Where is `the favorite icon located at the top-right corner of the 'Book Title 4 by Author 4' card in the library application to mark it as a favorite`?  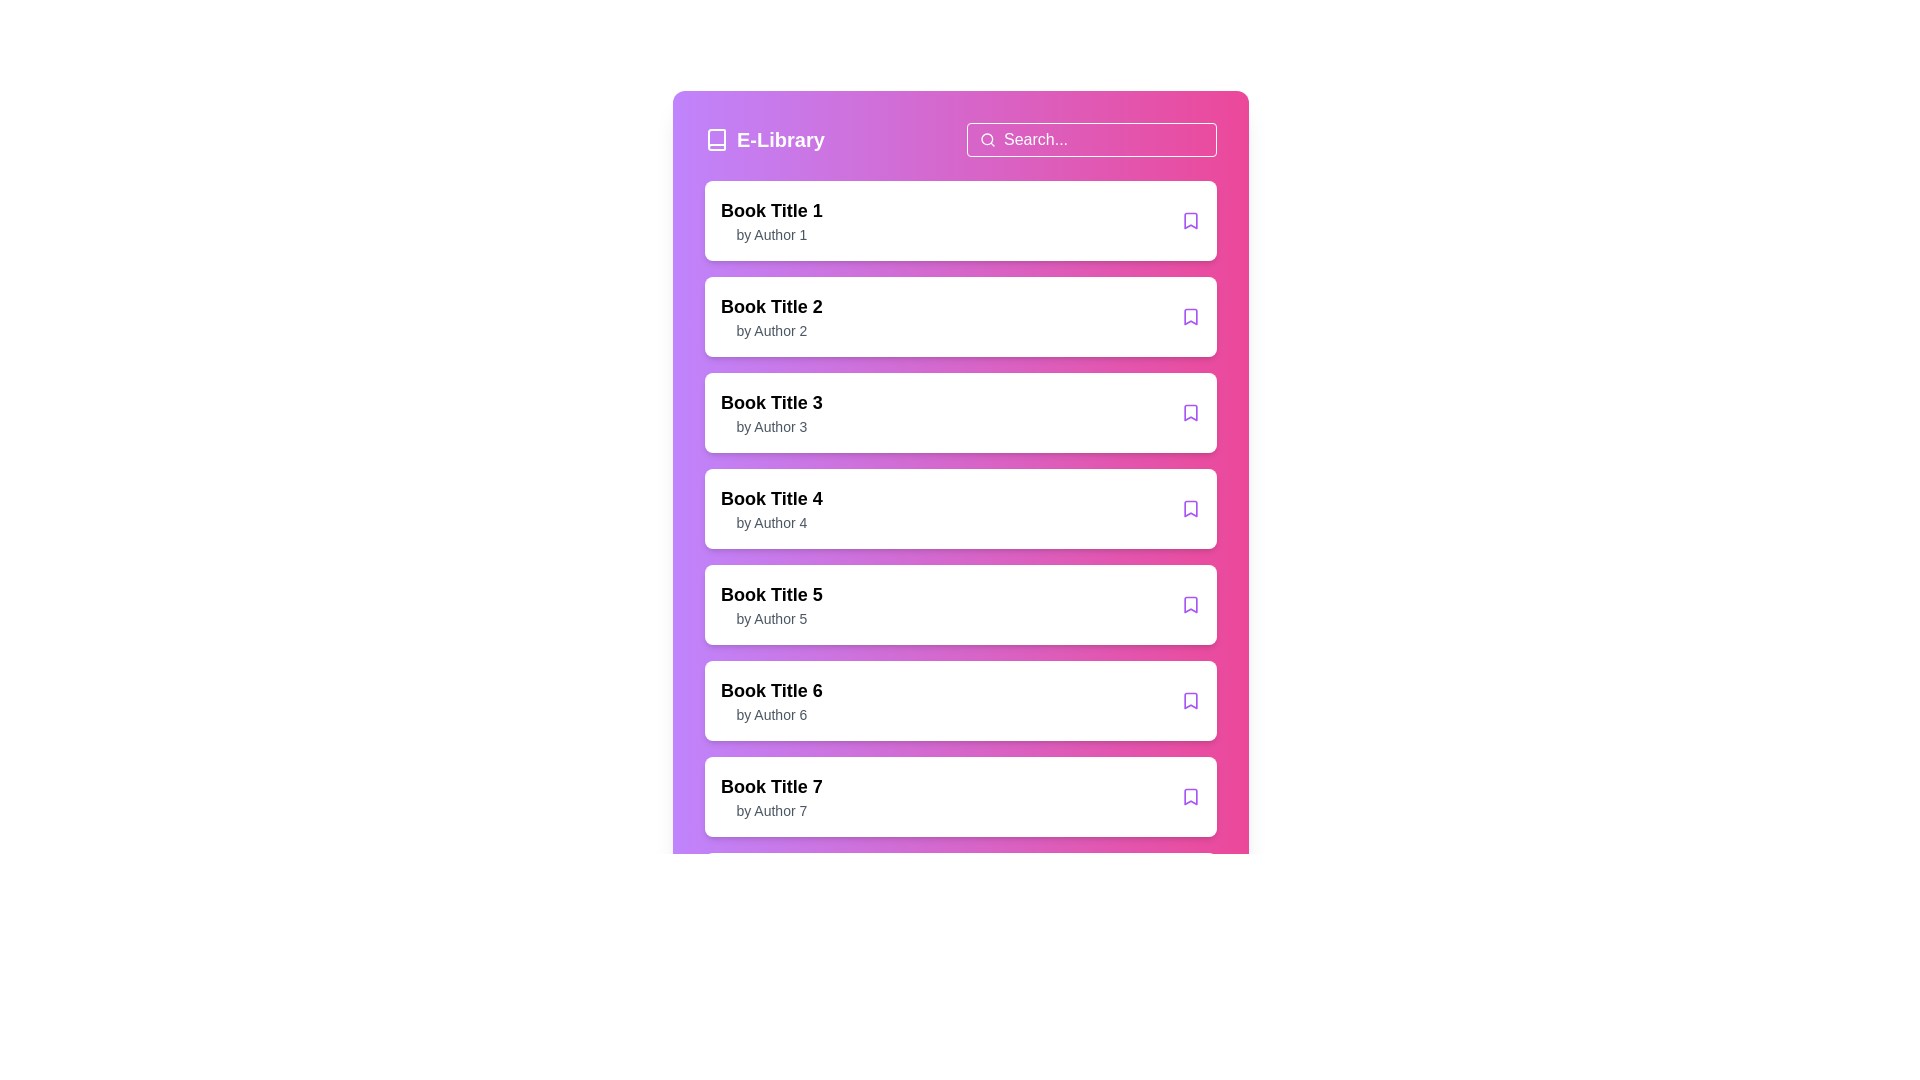 the favorite icon located at the top-right corner of the 'Book Title 4 by Author 4' card in the library application to mark it as a favorite is located at coordinates (1190, 508).